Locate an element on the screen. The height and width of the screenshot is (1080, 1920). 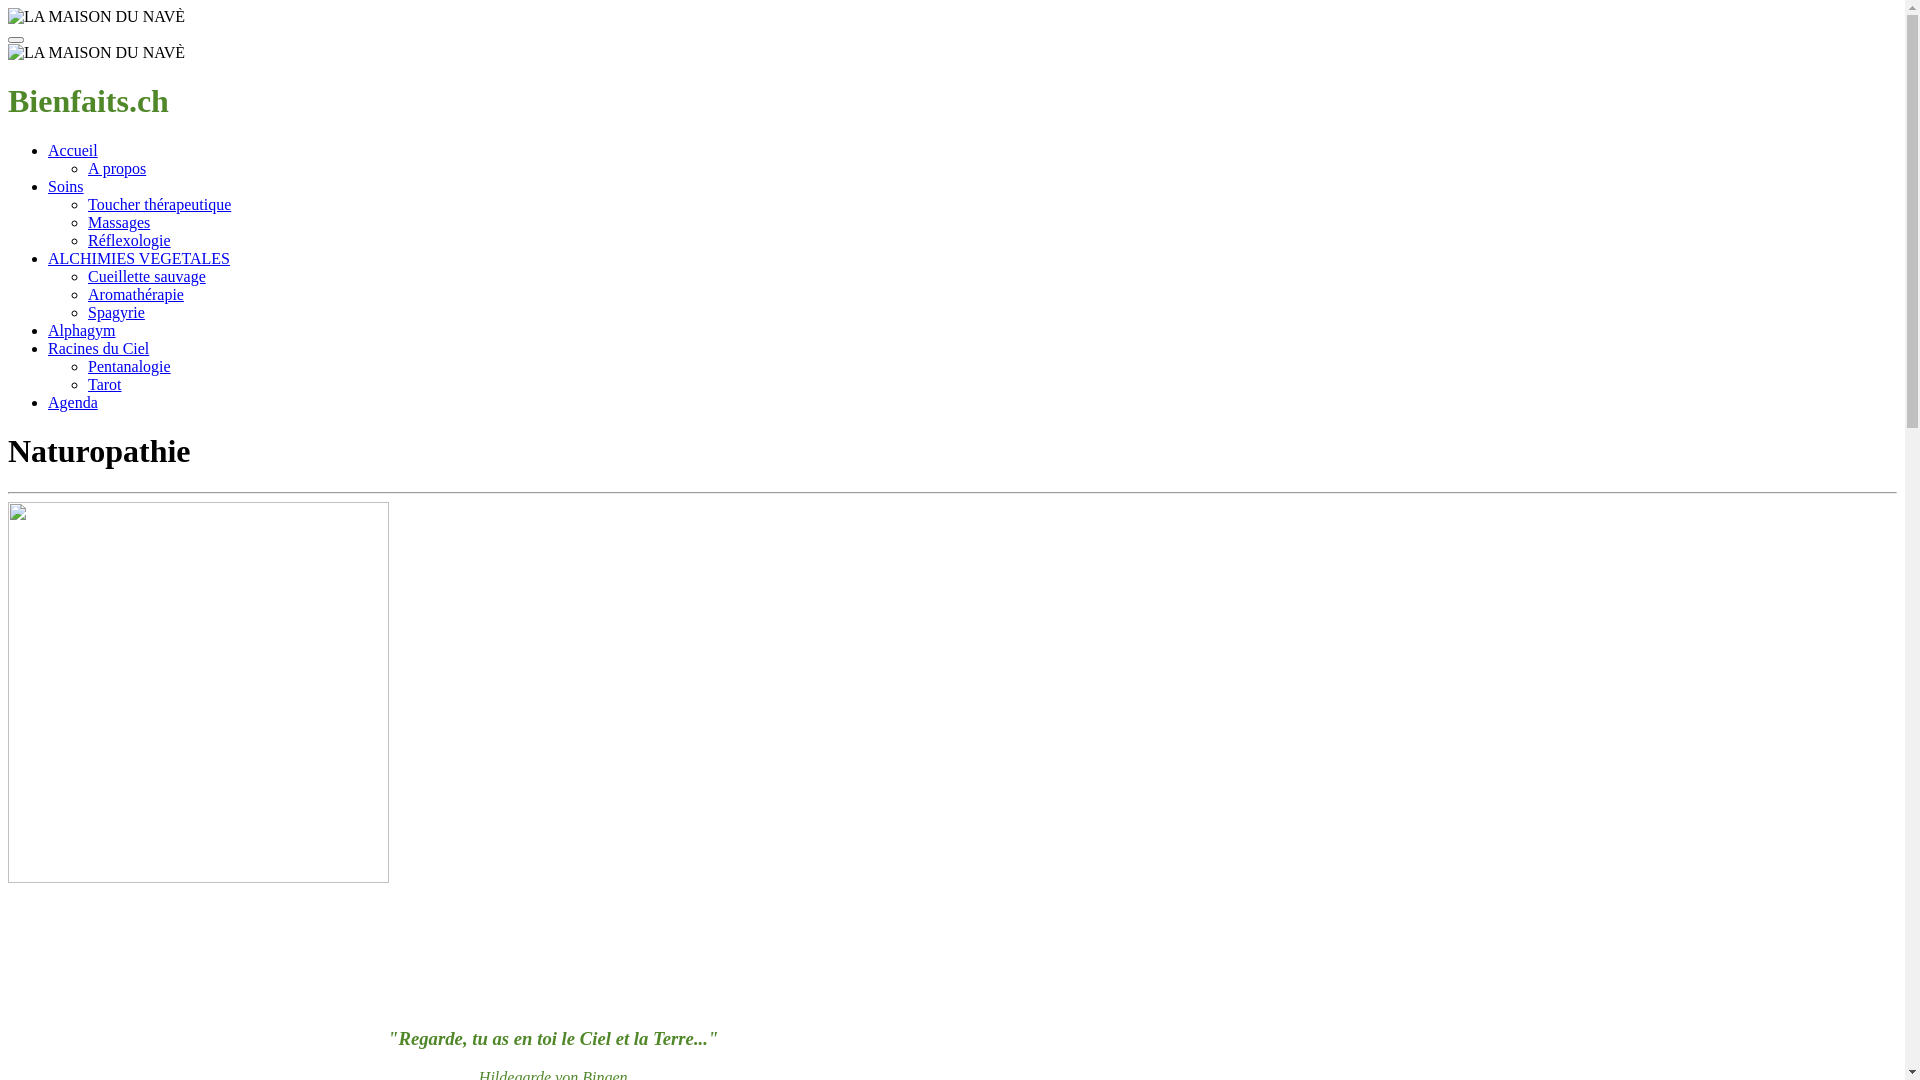
'Cueillette sauvage' is located at coordinates (146, 276).